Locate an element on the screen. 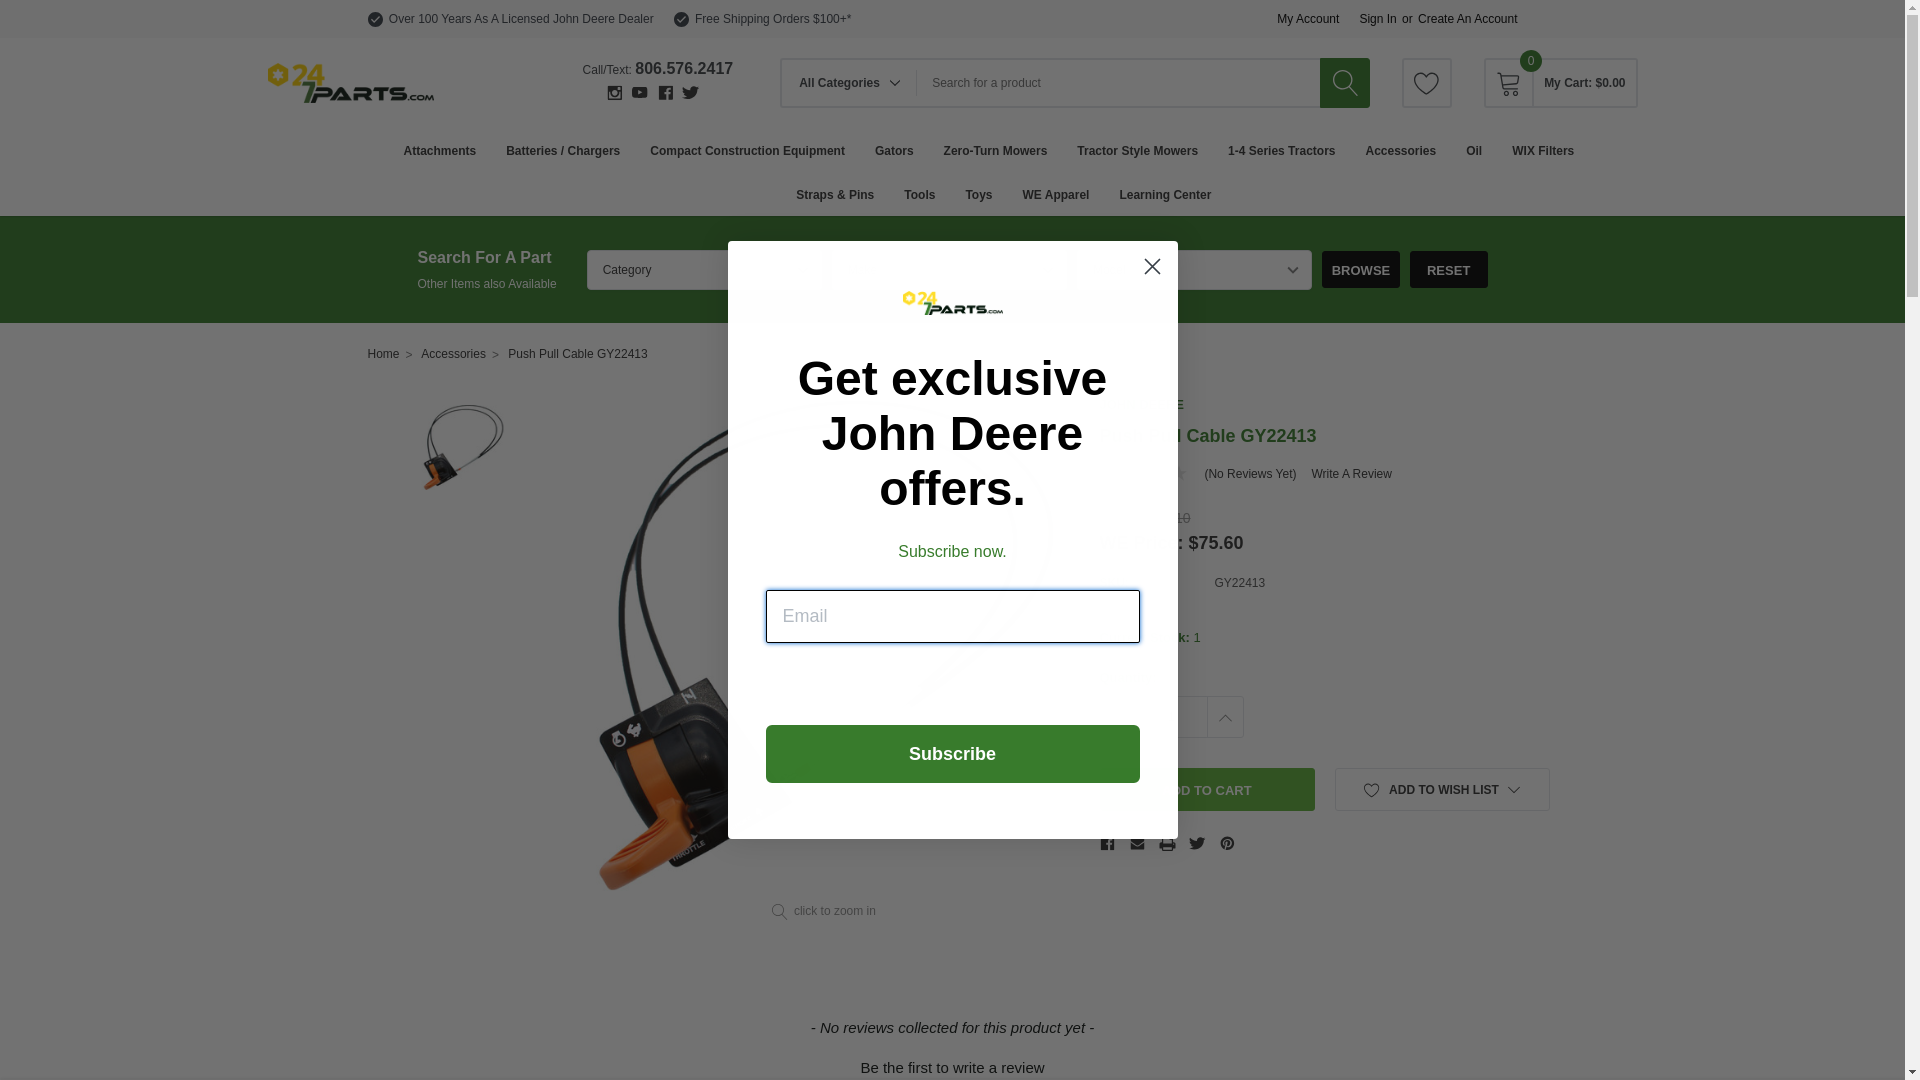 The height and width of the screenshot is (1080, 1920). 'INCREASE QUANTITY:' is located at coordinates (1204, 716).